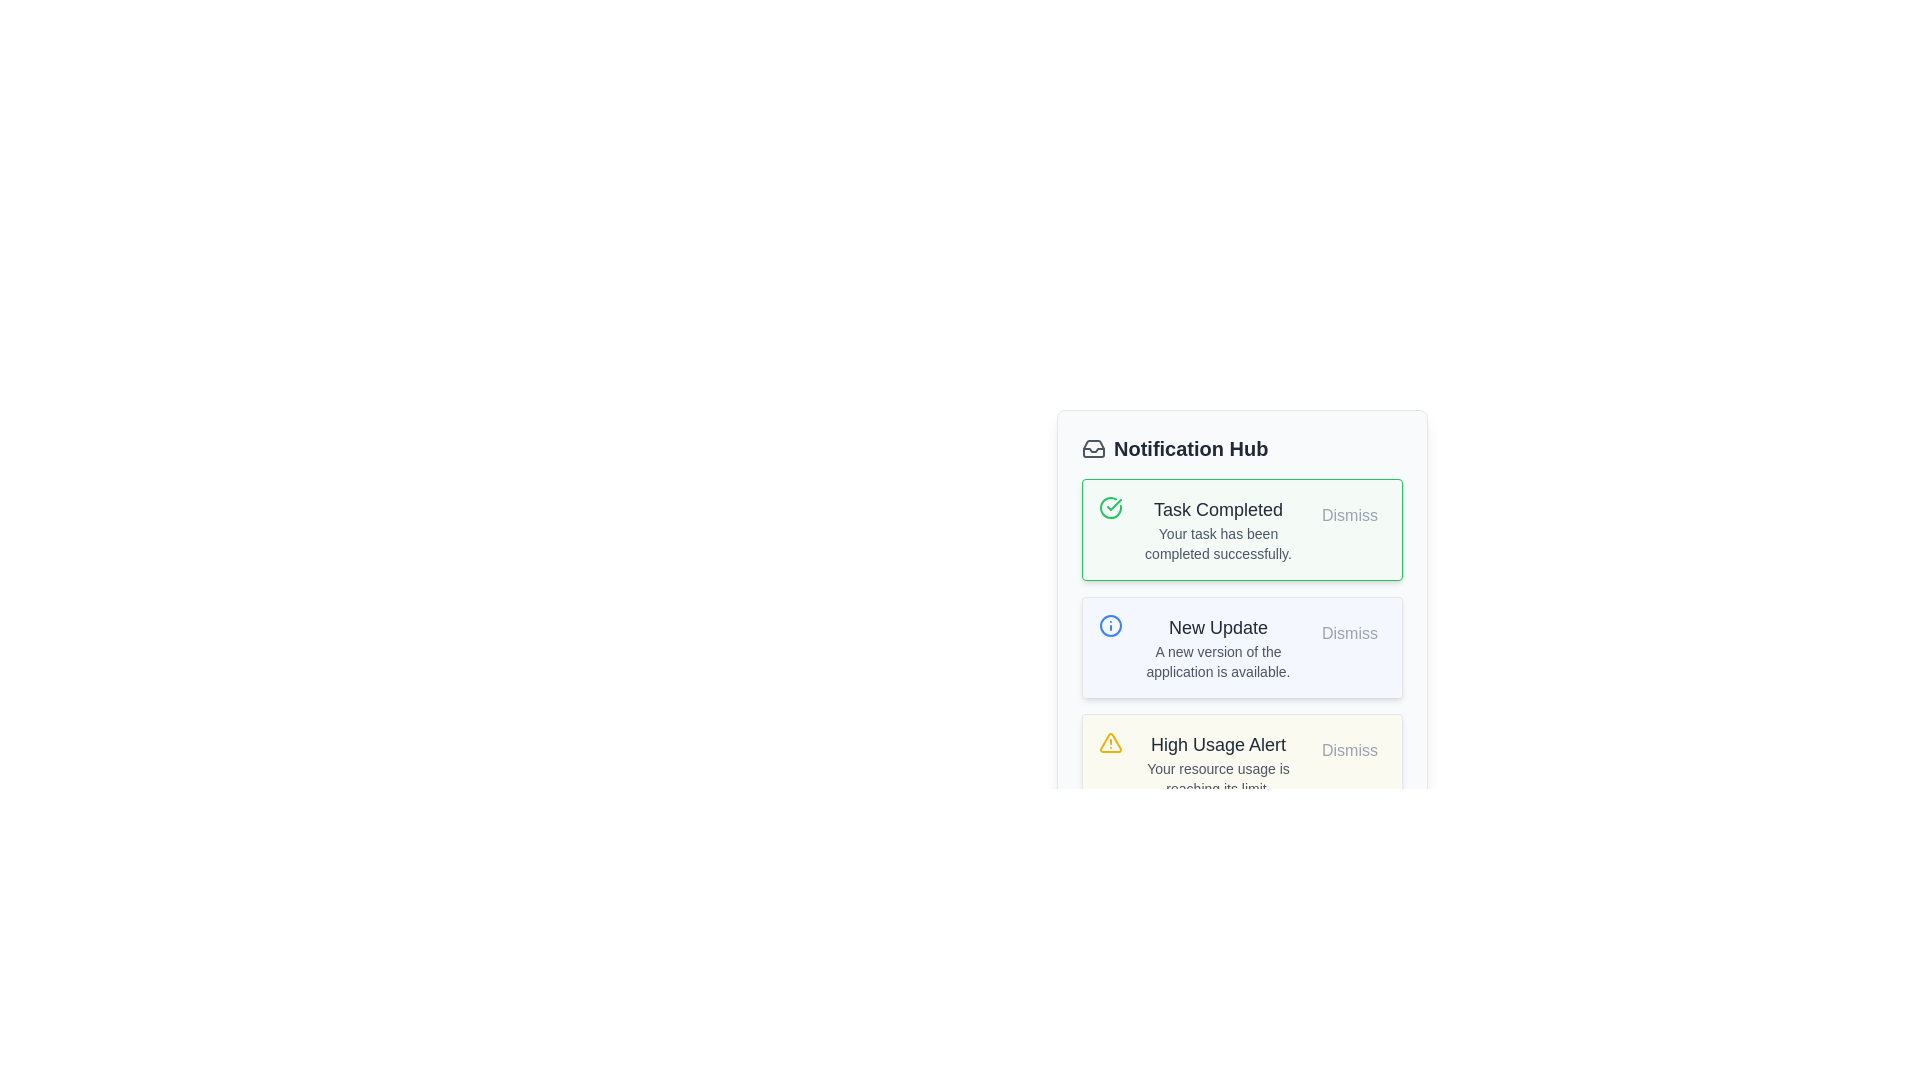 This screenshot has height=1080, width=1920. I want to click on the information icon for the 'New Update' notification, which is positioned at the leftmost side of the notification box, next to the title text 'New Update', so click(1109, 624).